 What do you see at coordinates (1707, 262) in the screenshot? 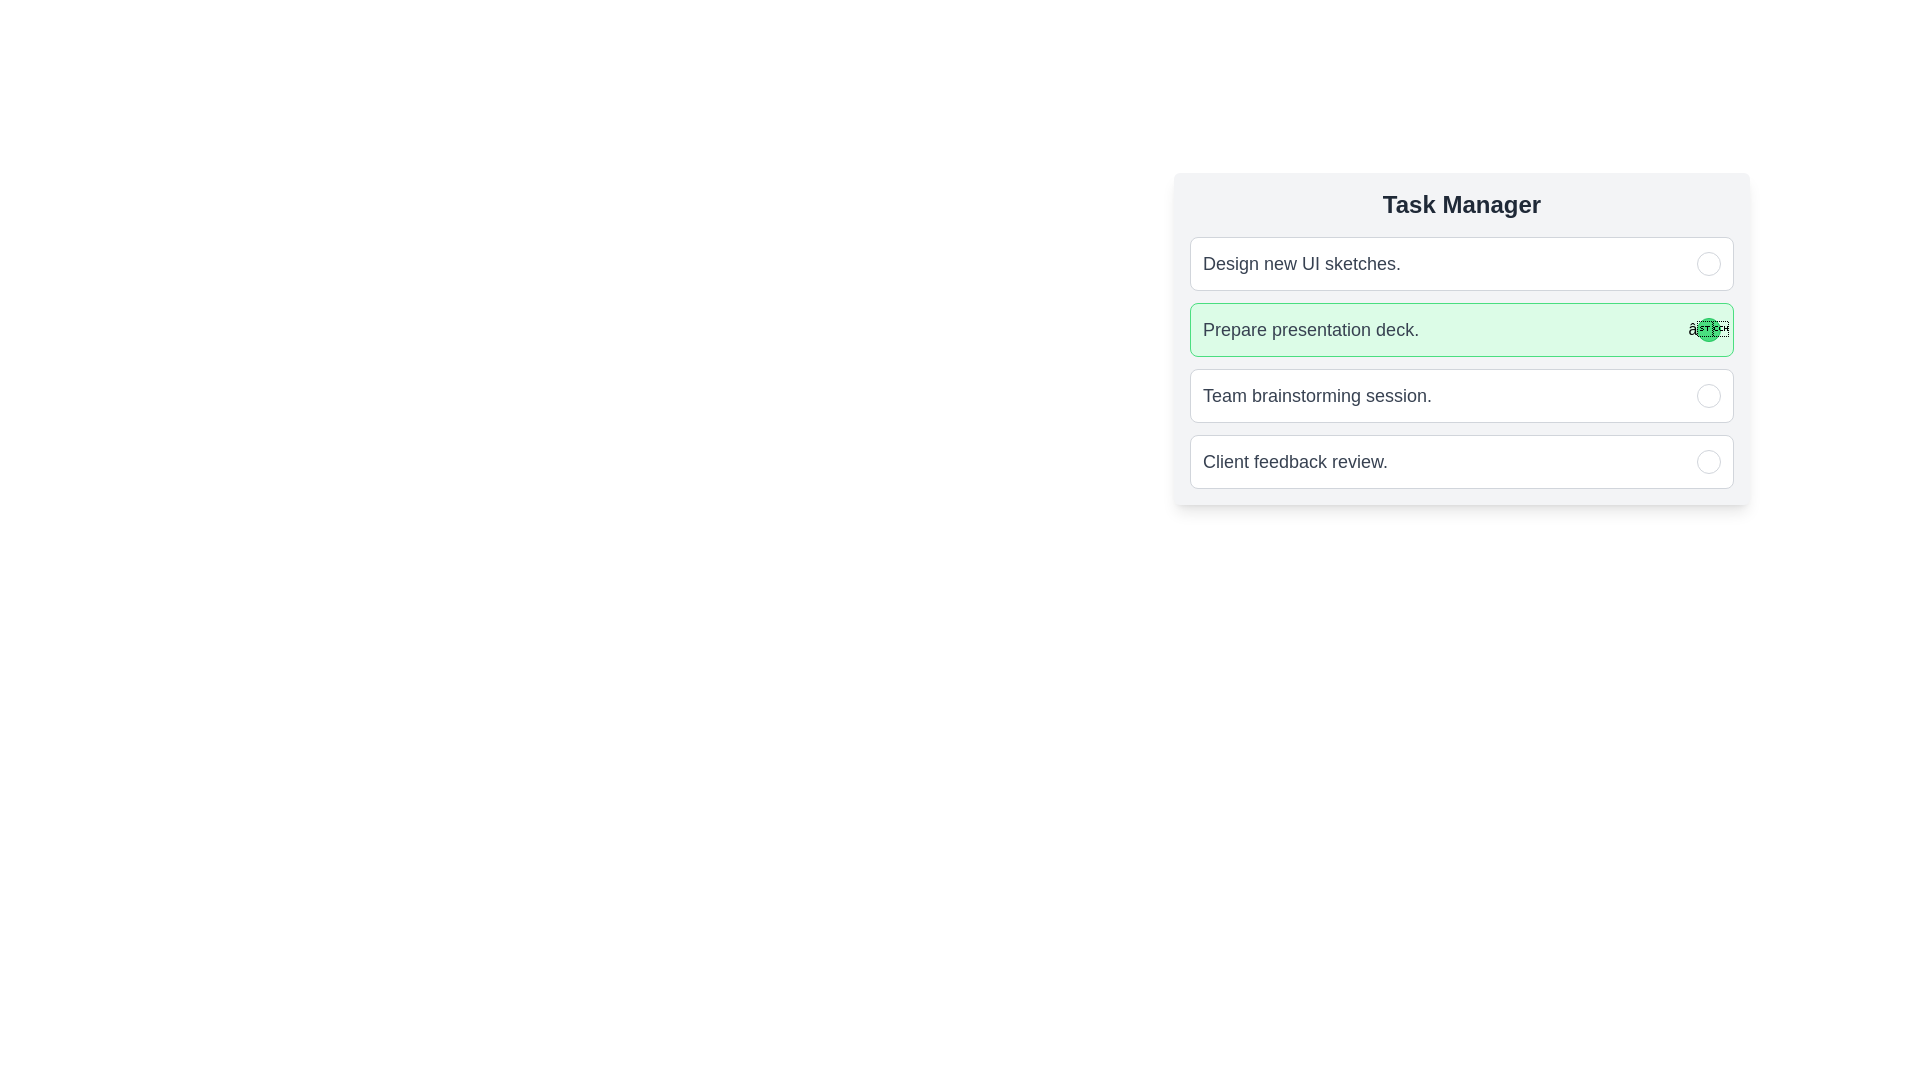
I see `the circular checkbox element at the far right of the task item labeled 'Design new UI sketches.'` at bounding box center [1707, 262].